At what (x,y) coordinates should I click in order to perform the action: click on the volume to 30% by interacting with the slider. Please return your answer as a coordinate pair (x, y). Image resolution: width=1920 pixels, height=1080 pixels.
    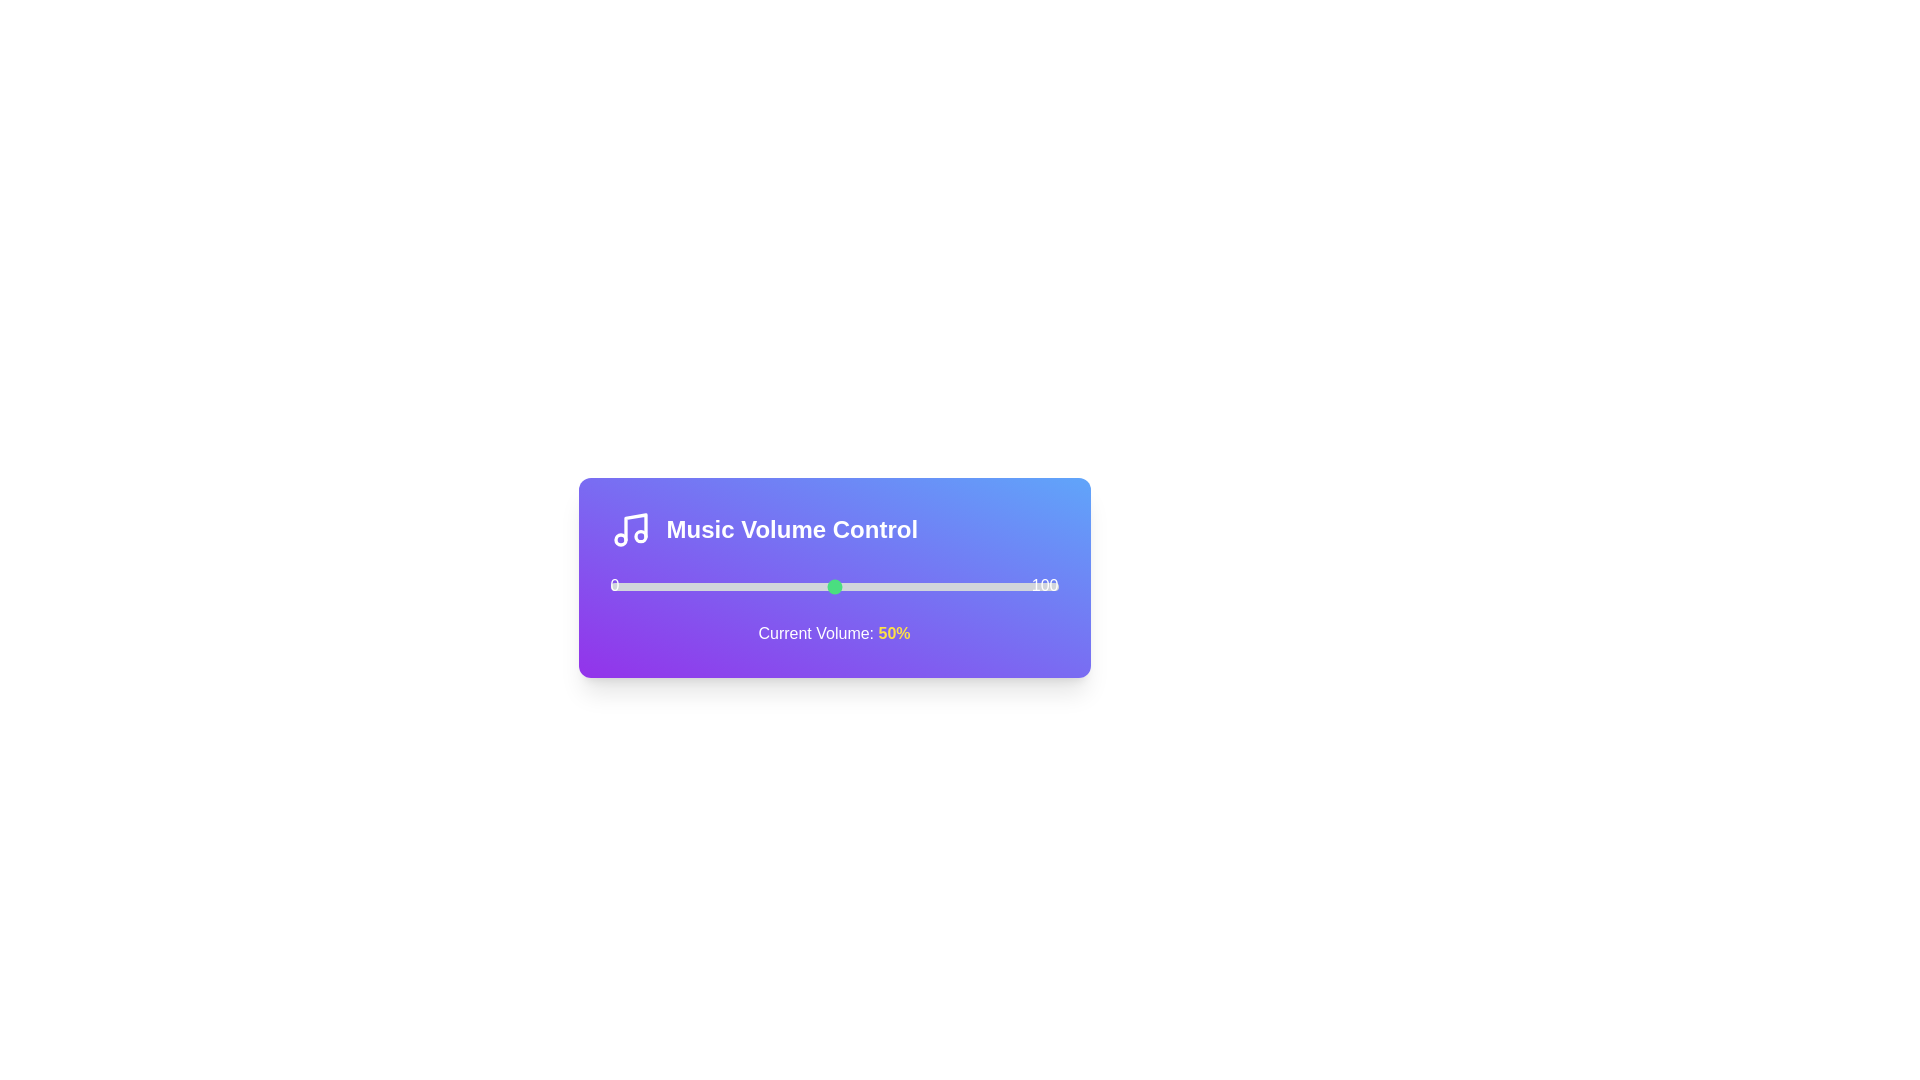
    Looking at the image, I should click on (743, 585).